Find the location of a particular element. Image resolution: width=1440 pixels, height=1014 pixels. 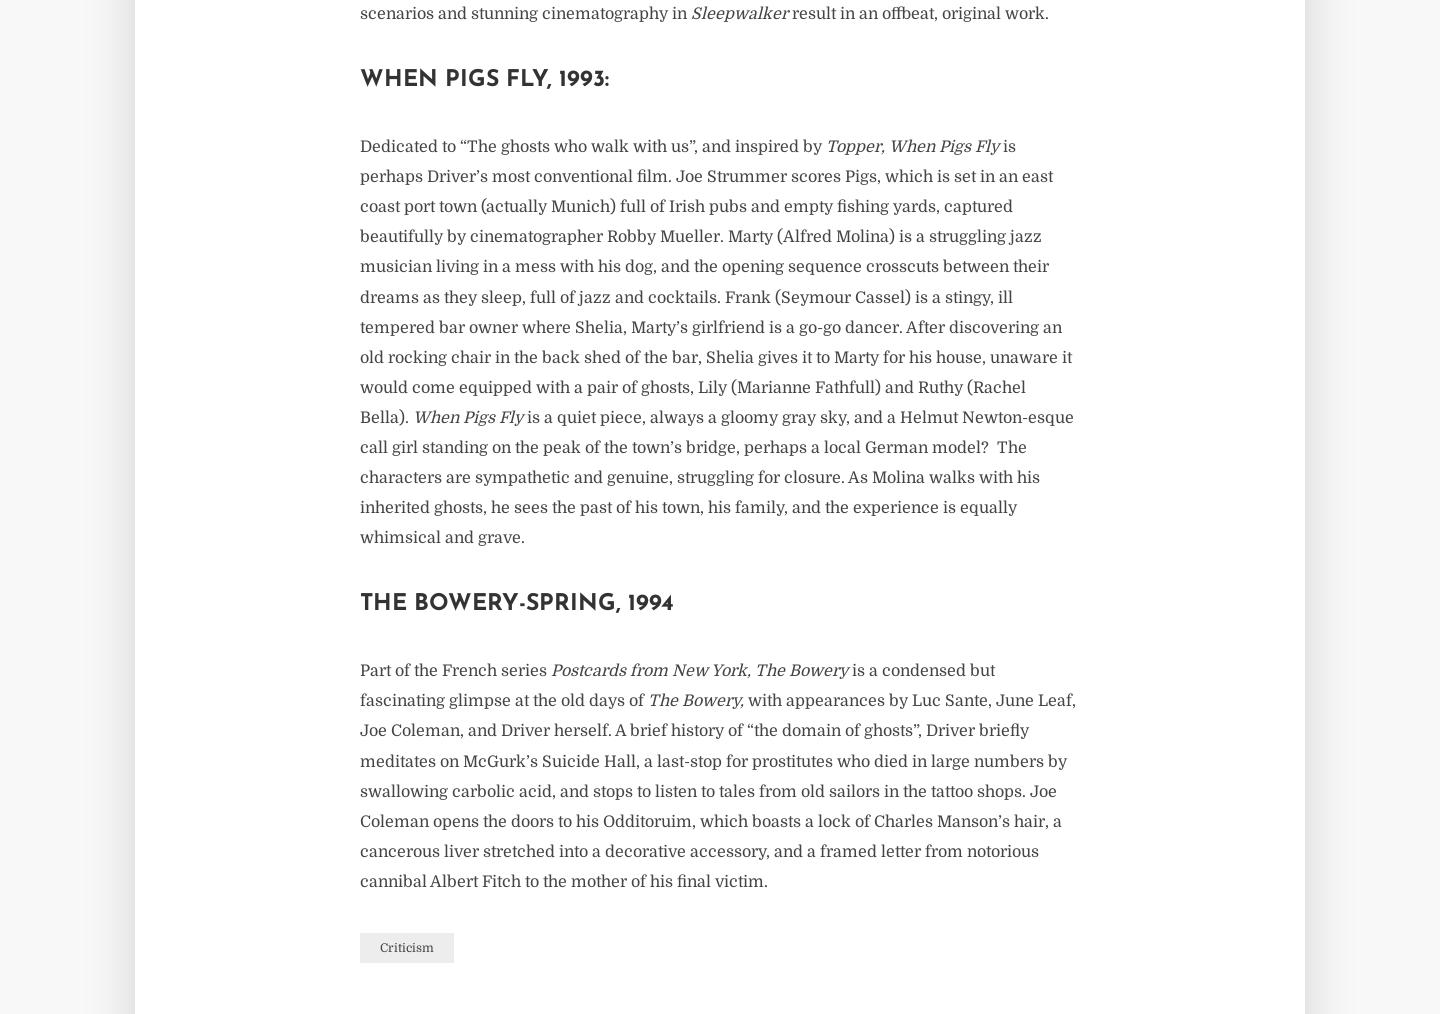

'The Bowery-Spring, 1994' is located at coordinates (360, 604).